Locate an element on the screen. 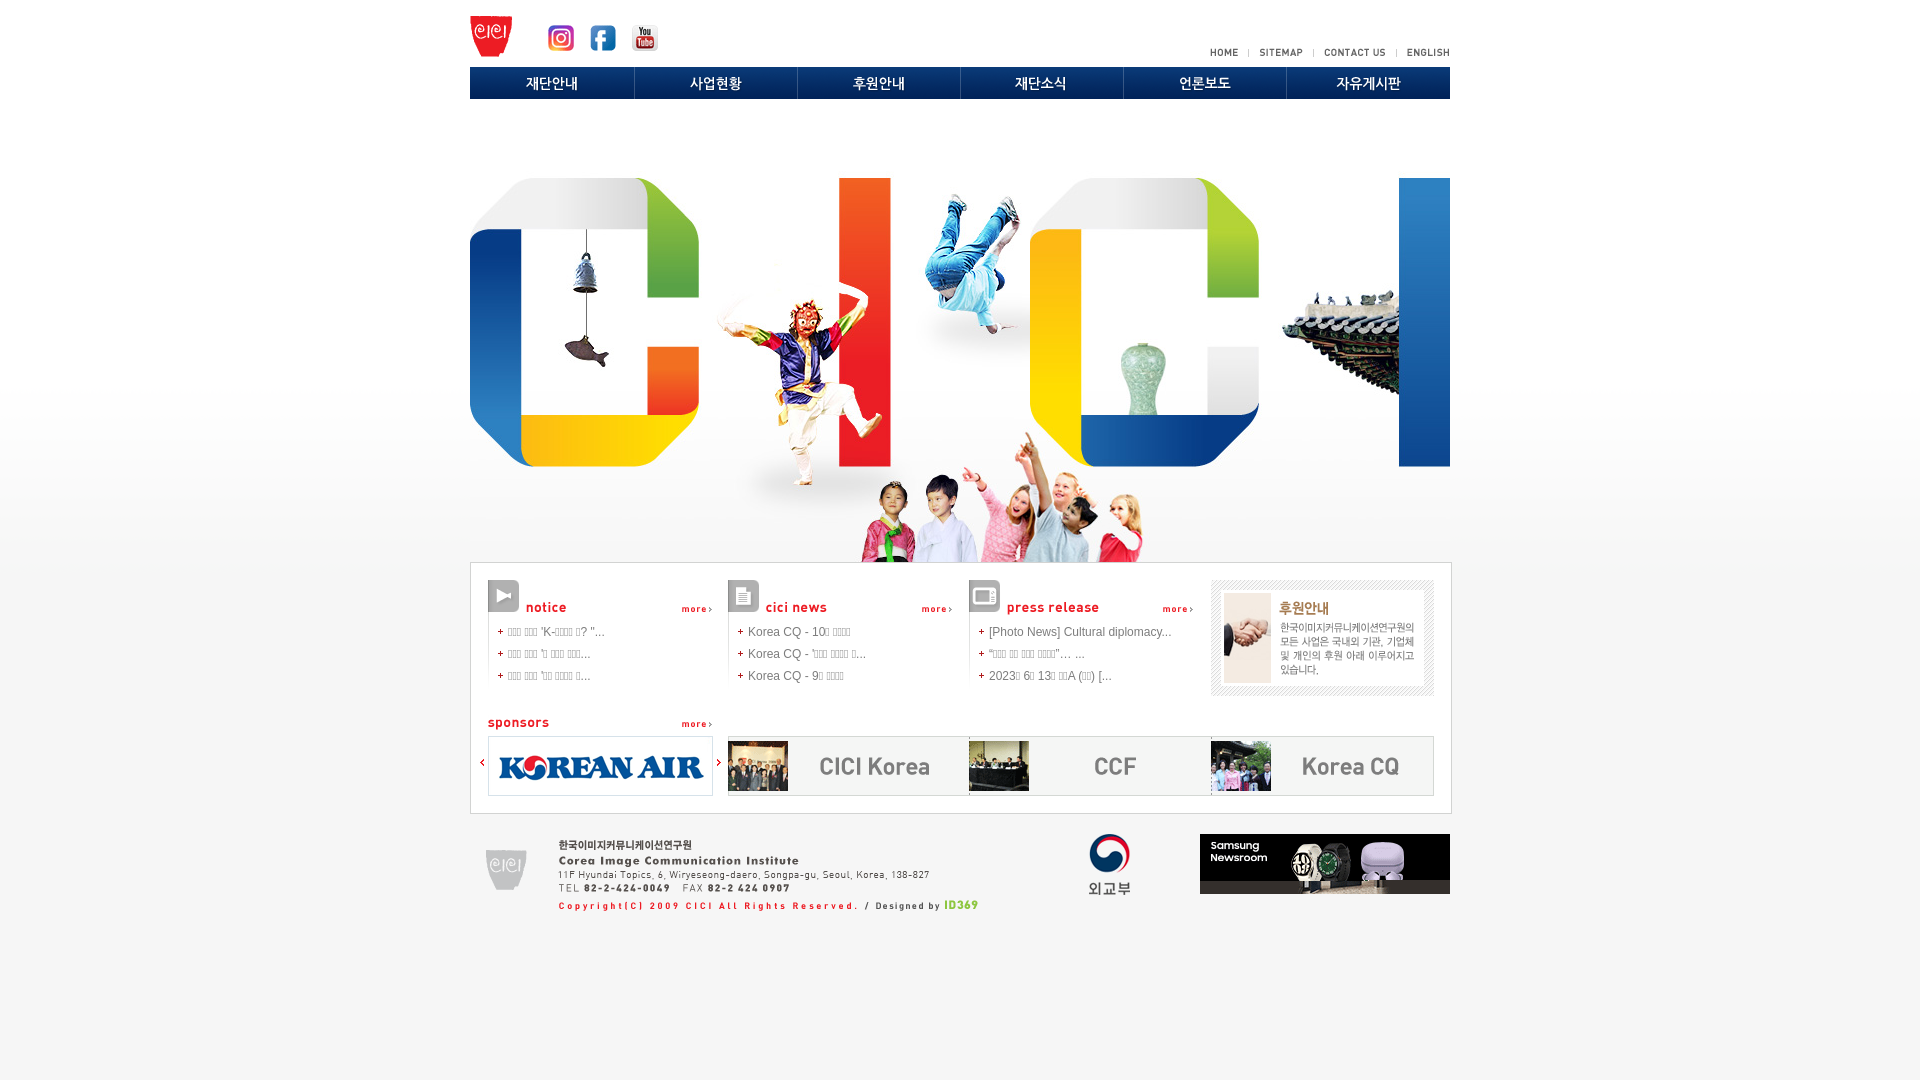 The height and width of the screenshot is (1080, 1920). '[Photo News] Cultural diplomacy...' is located at coordinates (1079, 632).